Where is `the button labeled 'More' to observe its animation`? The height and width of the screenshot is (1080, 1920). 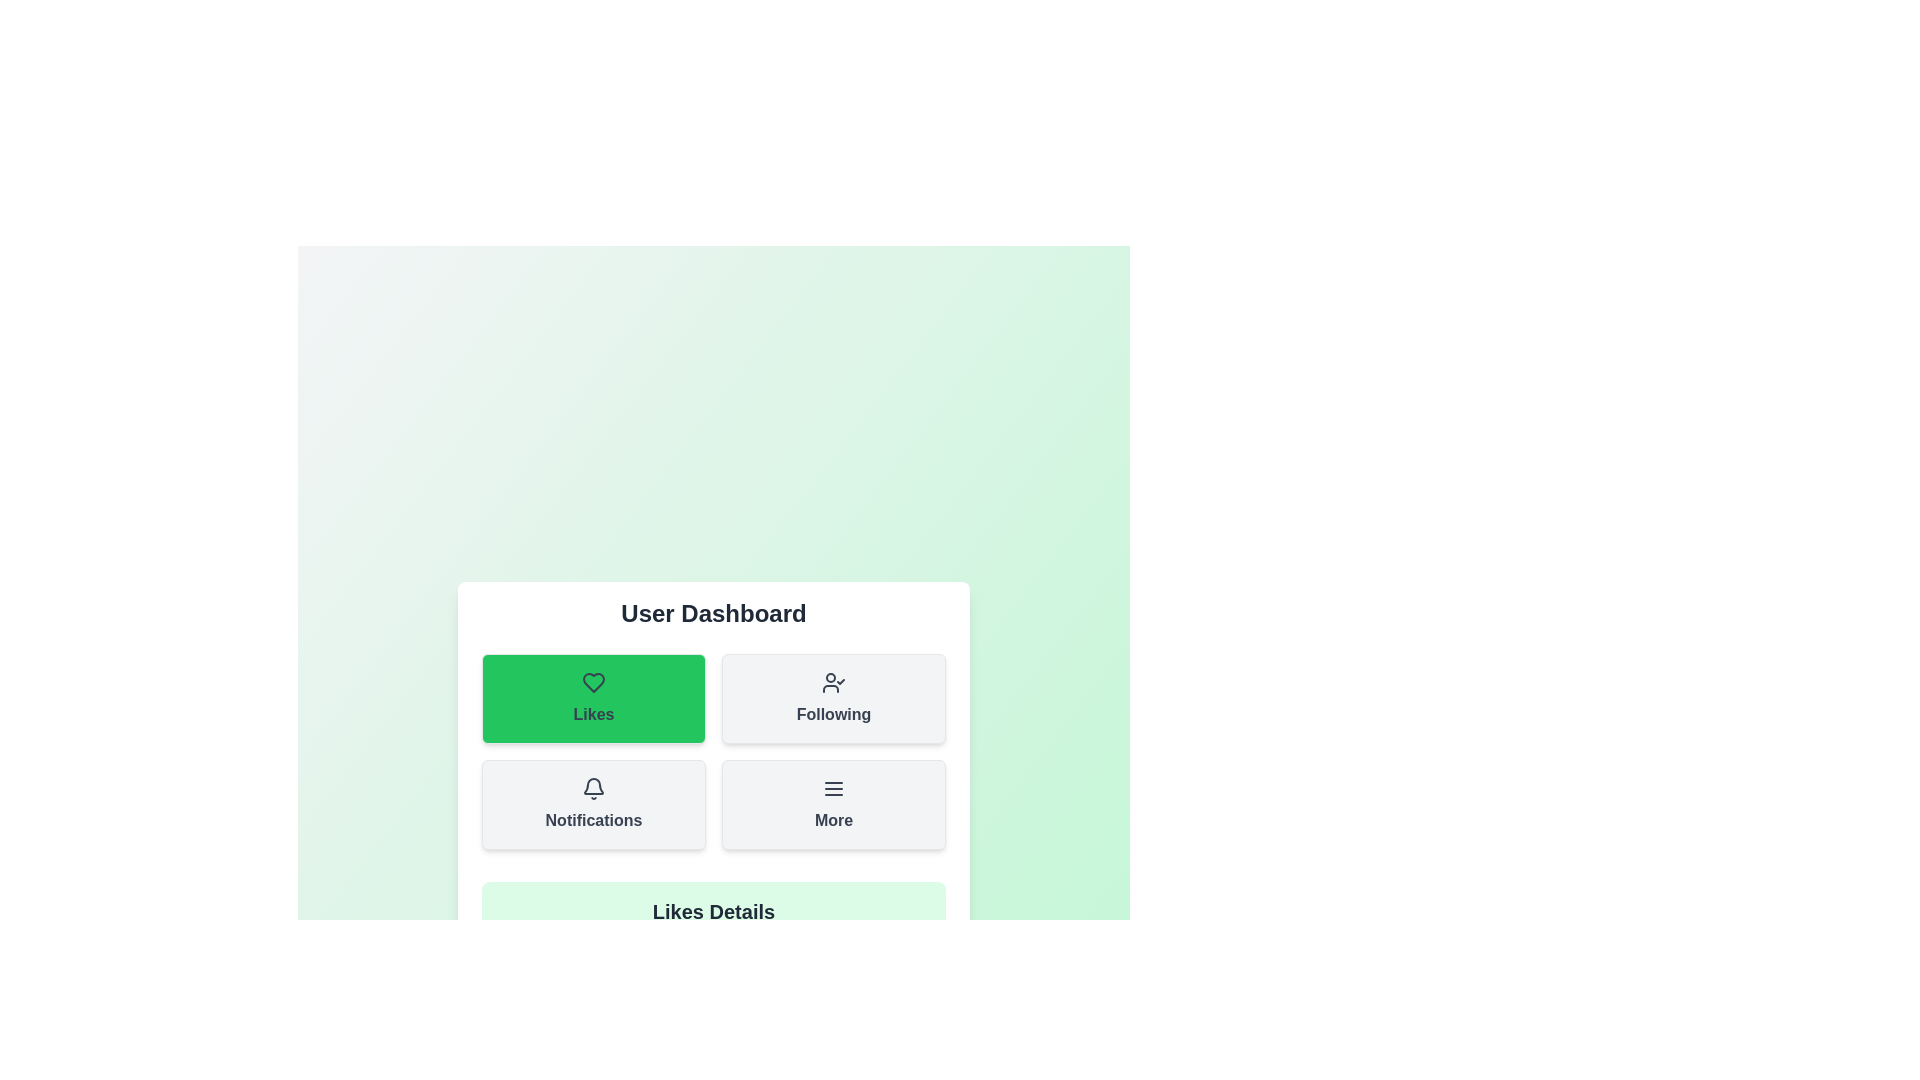
the button labeled 'More' to observe its animation is located at coordinates (834, 804).